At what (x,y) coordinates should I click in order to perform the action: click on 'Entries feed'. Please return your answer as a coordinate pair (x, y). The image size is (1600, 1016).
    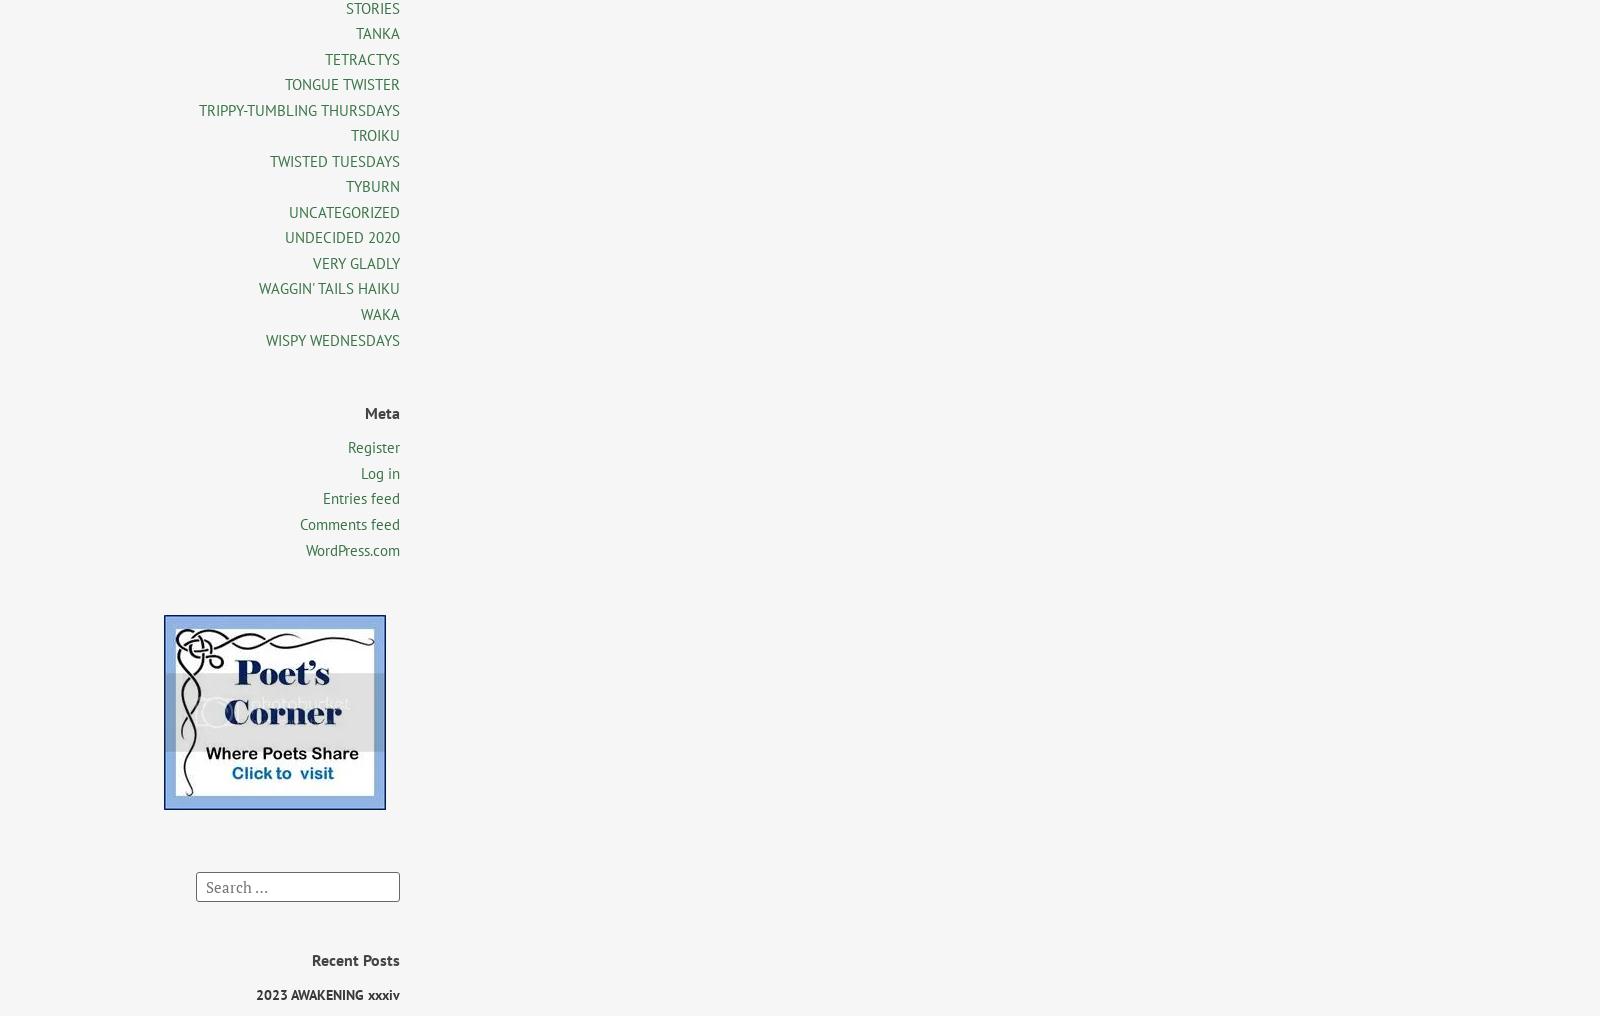
    Looking at the image, I should click on (361, 498).